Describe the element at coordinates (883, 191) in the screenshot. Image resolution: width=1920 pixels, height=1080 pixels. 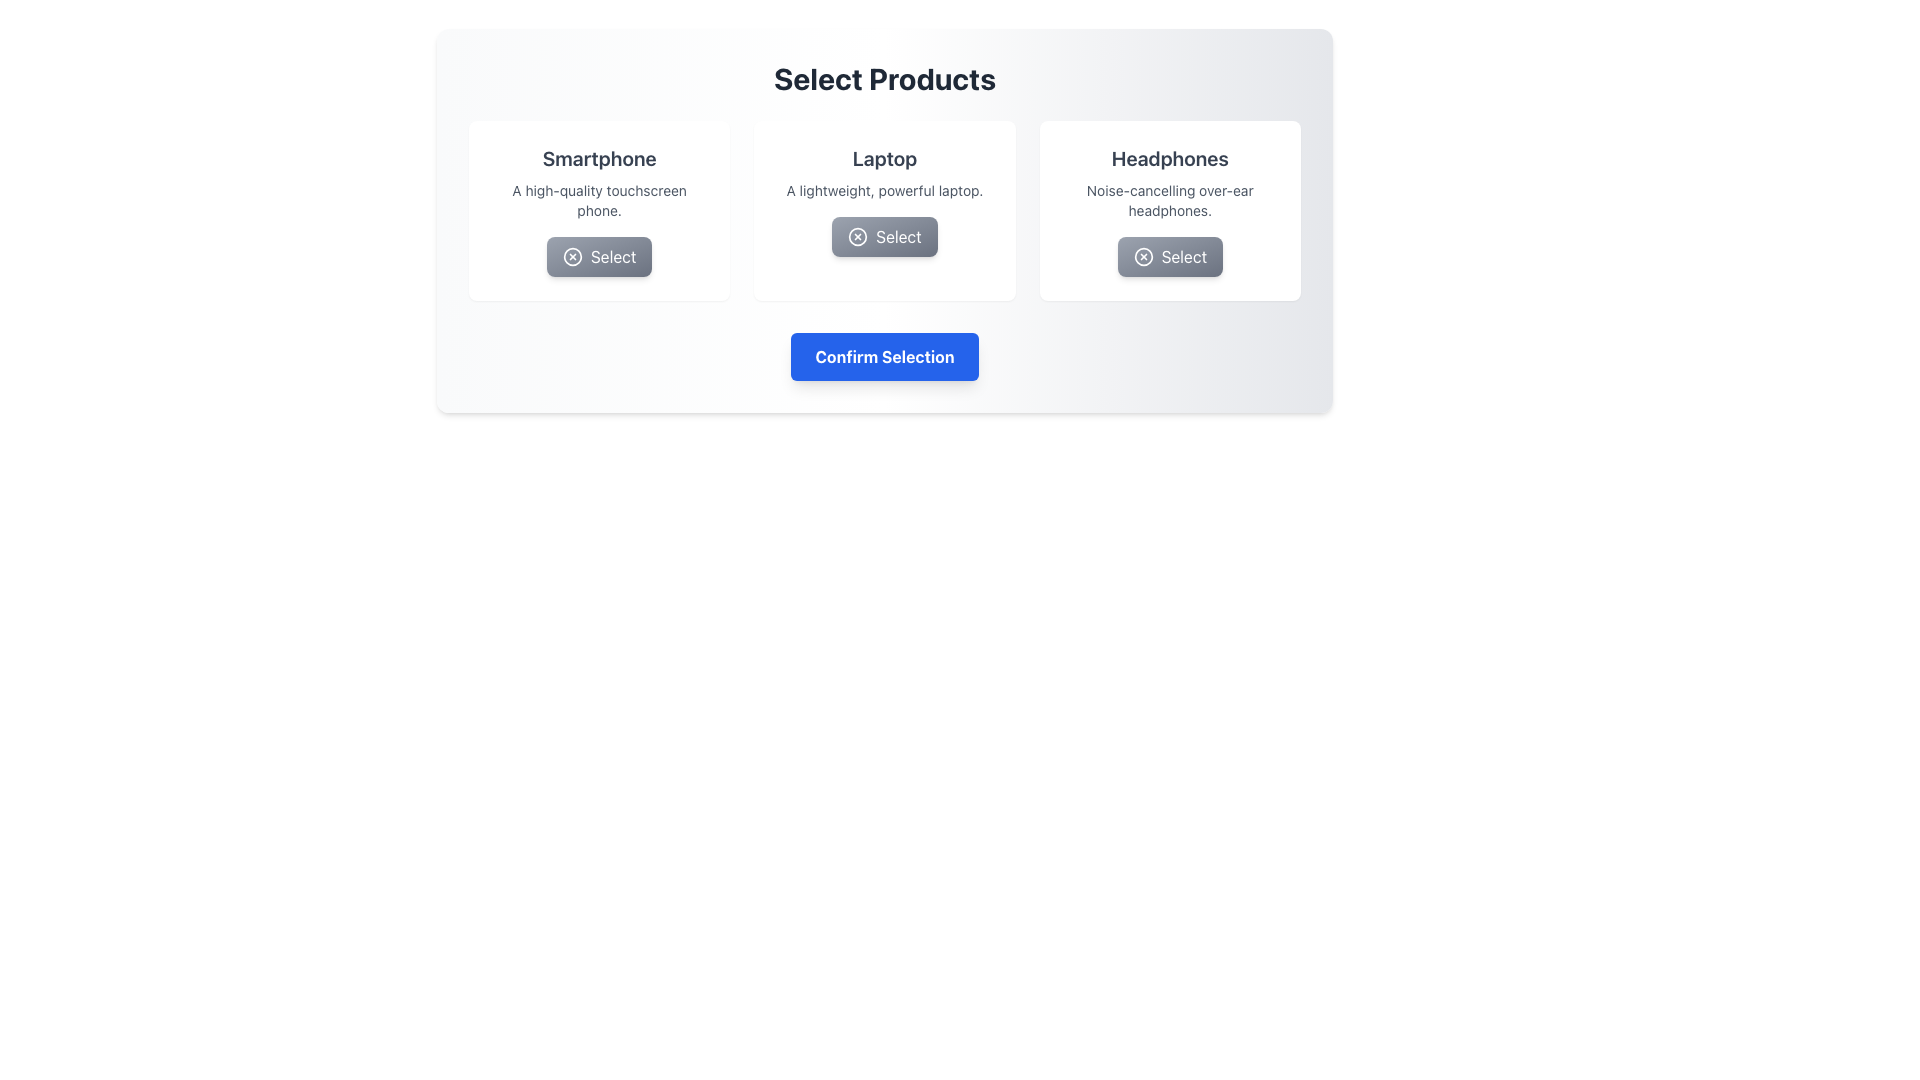
I see `the Static Text element that reads 'A lightweight, powerful laptop.' located beneath the product title 'Laptop' and above the 'Select' button` at that location.